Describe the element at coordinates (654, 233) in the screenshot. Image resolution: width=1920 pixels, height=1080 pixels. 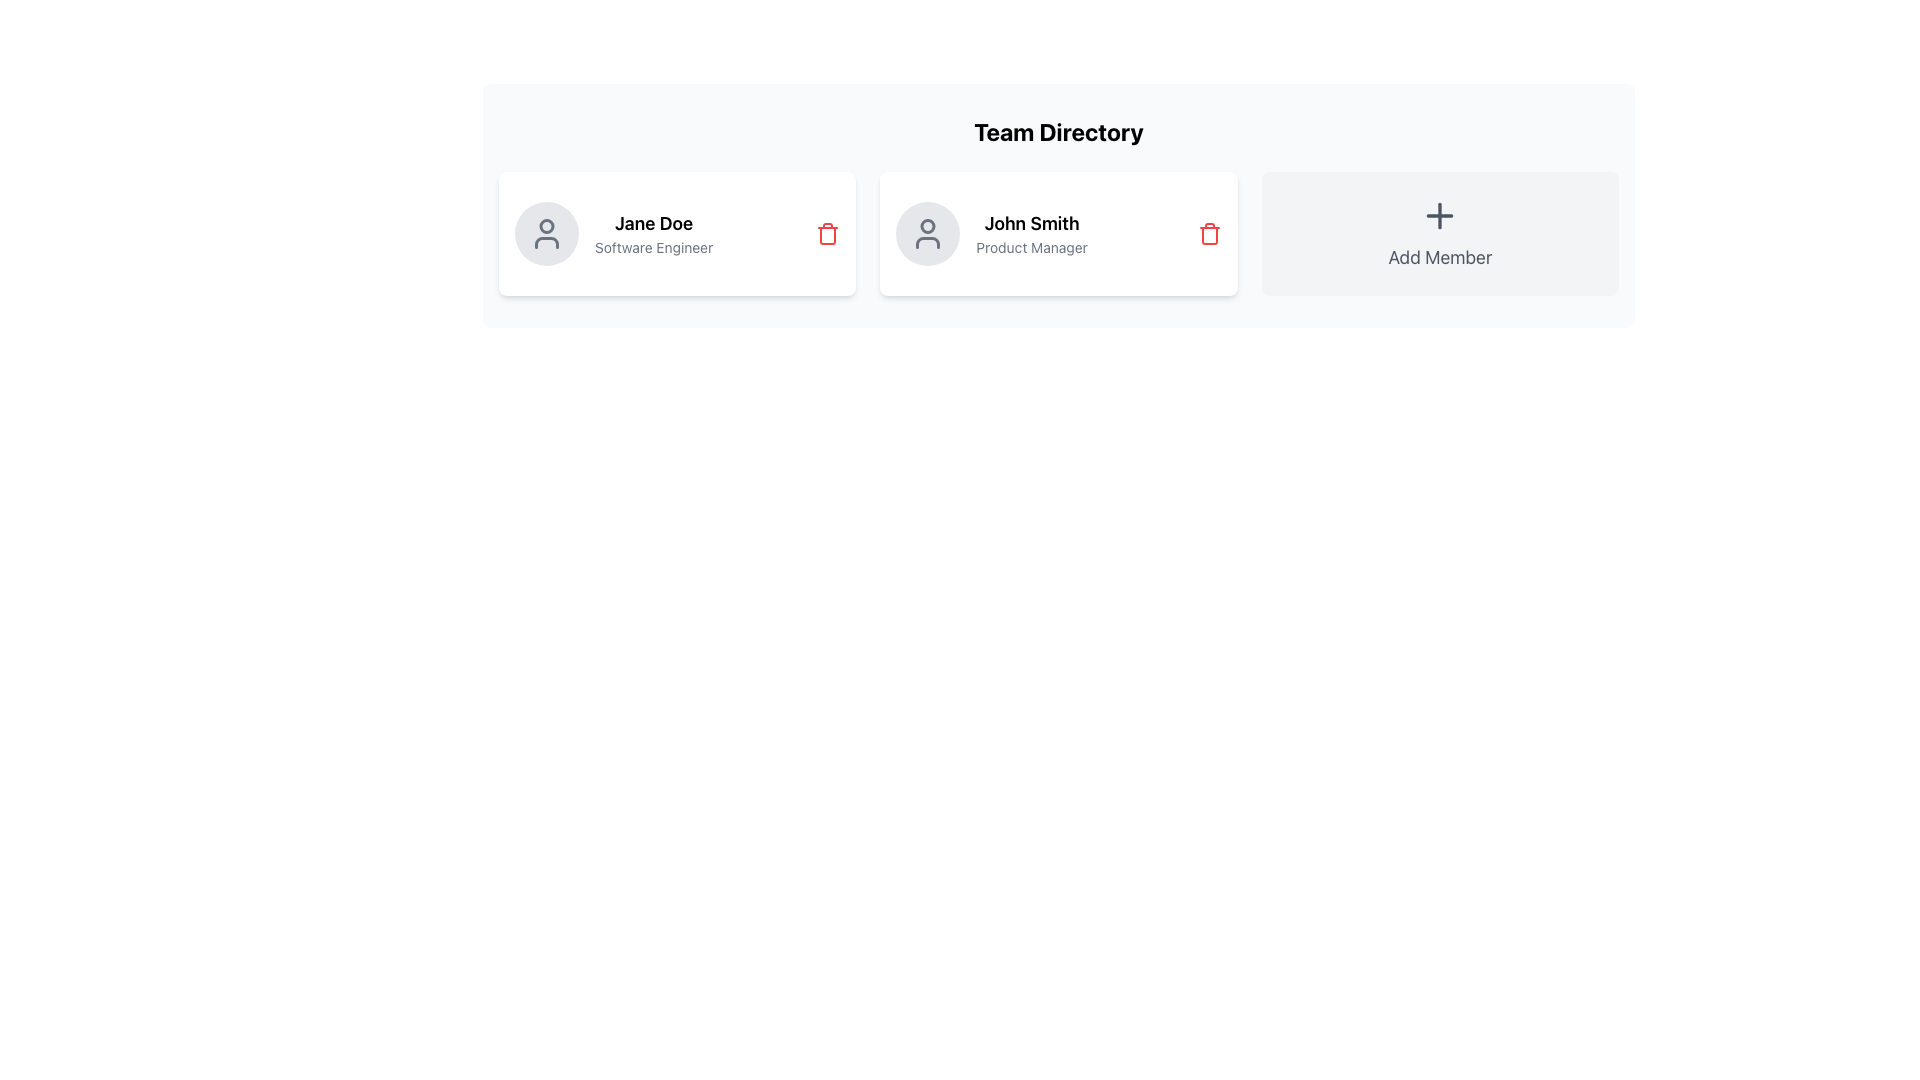
I see `the Text Label containing the name 'Jane Doe' and the title 'Software Engineer', located in the first card's center-right, adjacent to an avatar and a delete icon` at that location.